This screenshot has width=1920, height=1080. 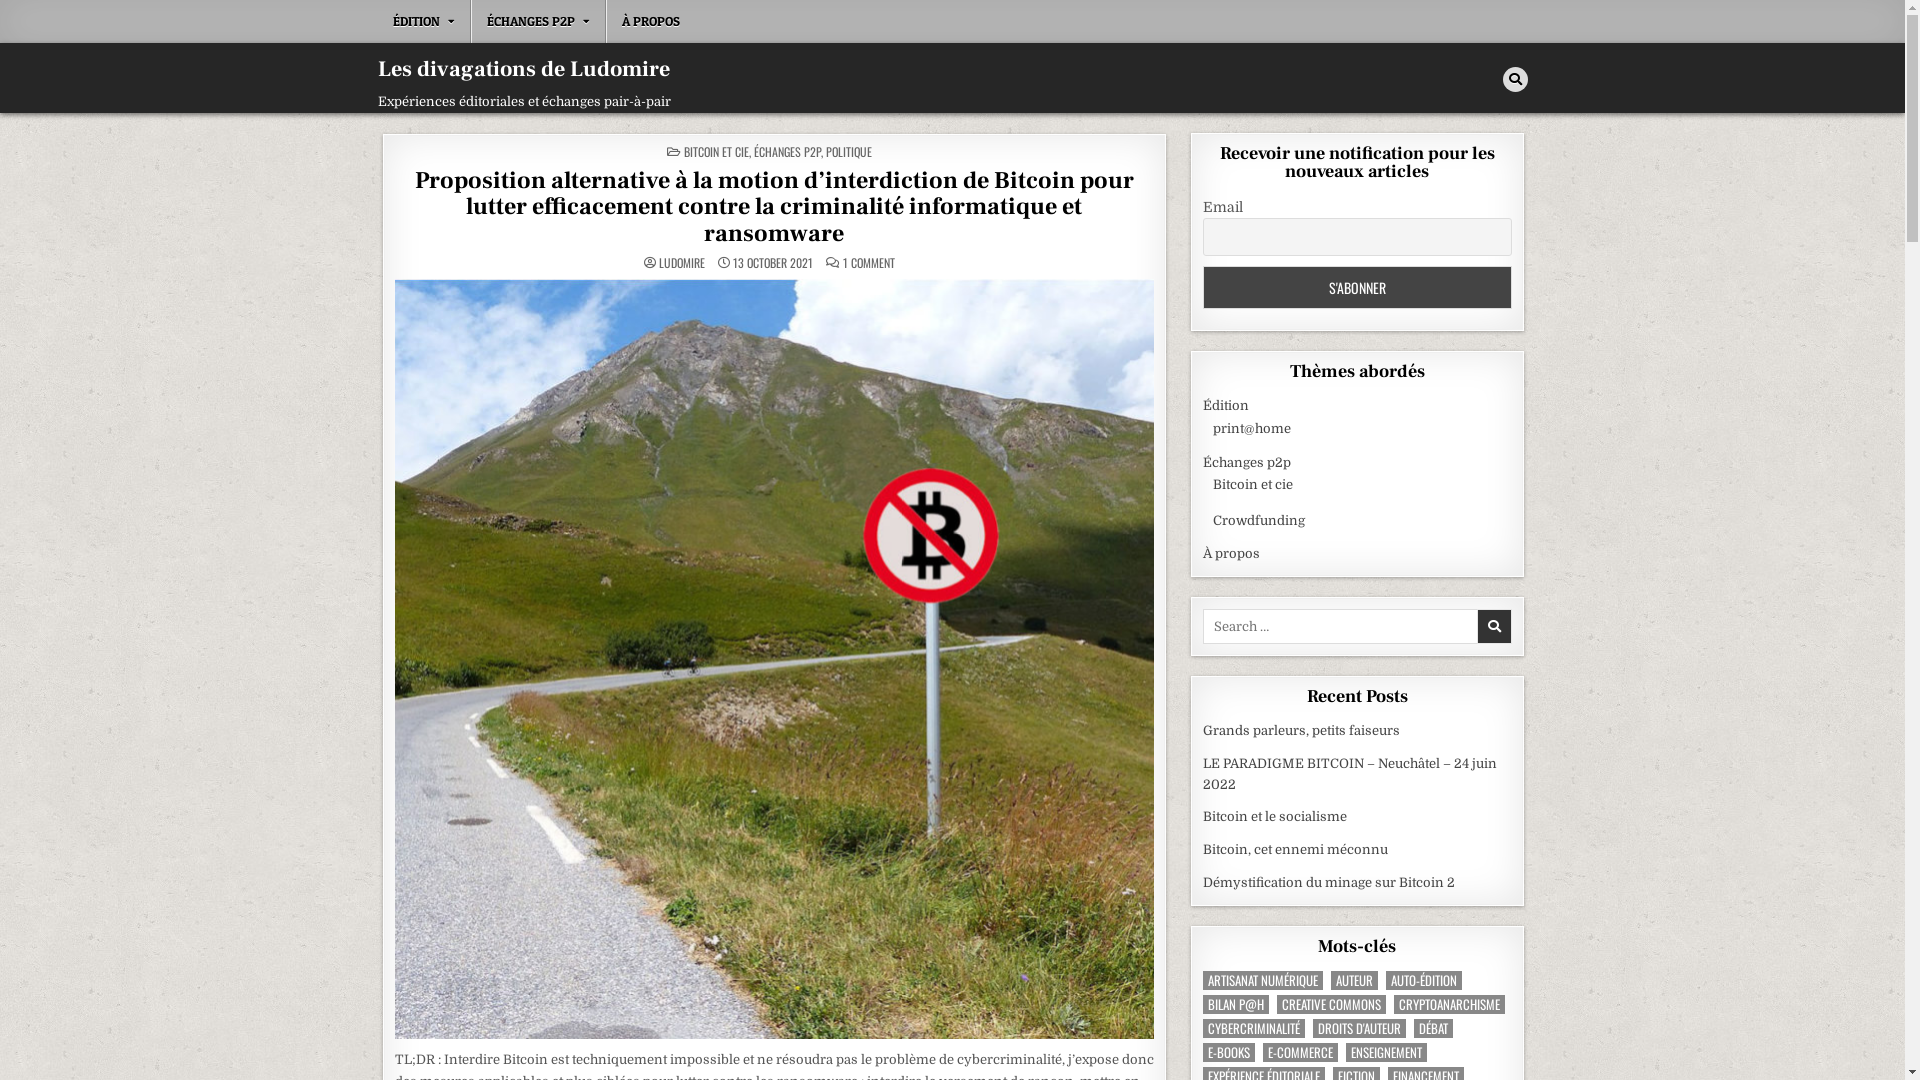 I want to click on 'Grands parleurs, petits faiseurs', so click(x=1301, y=730).